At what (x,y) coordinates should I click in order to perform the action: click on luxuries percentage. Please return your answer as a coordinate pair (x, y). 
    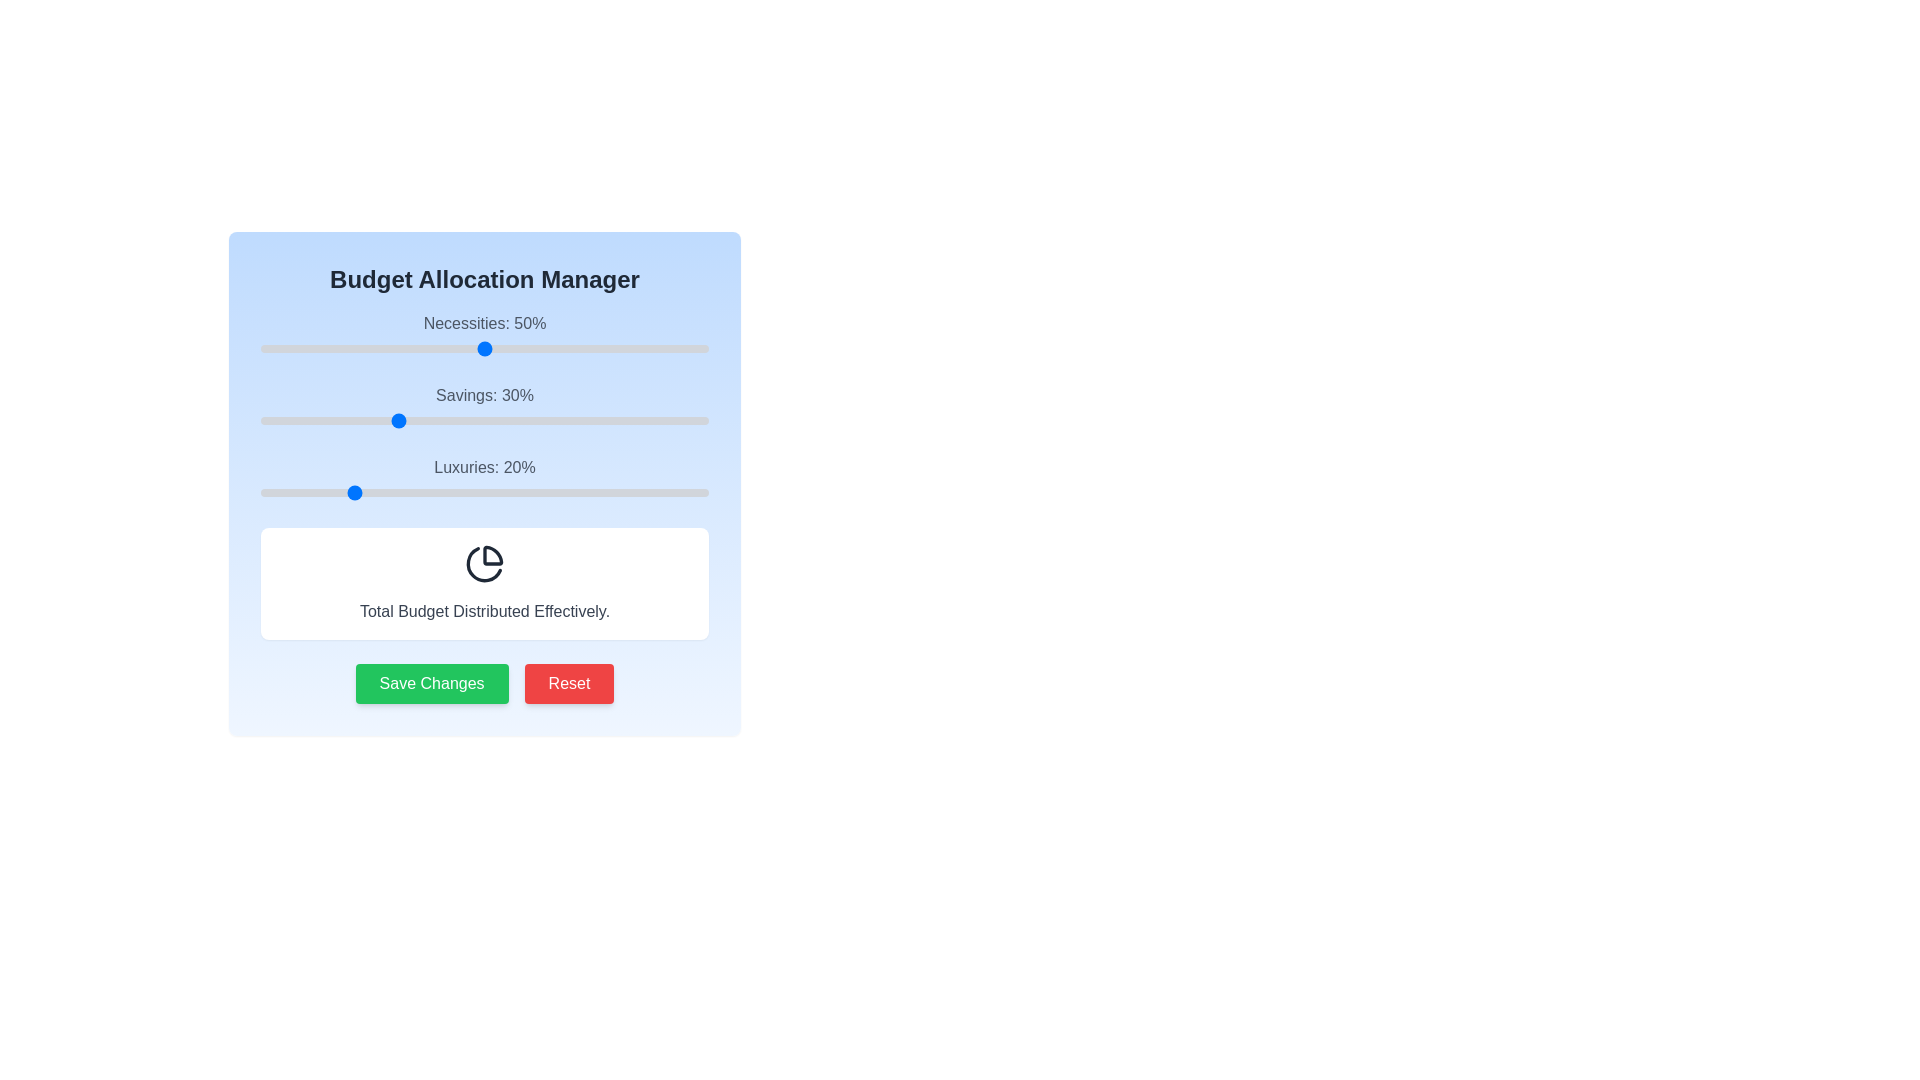
    Looking at the image, I should click on (547, 493).